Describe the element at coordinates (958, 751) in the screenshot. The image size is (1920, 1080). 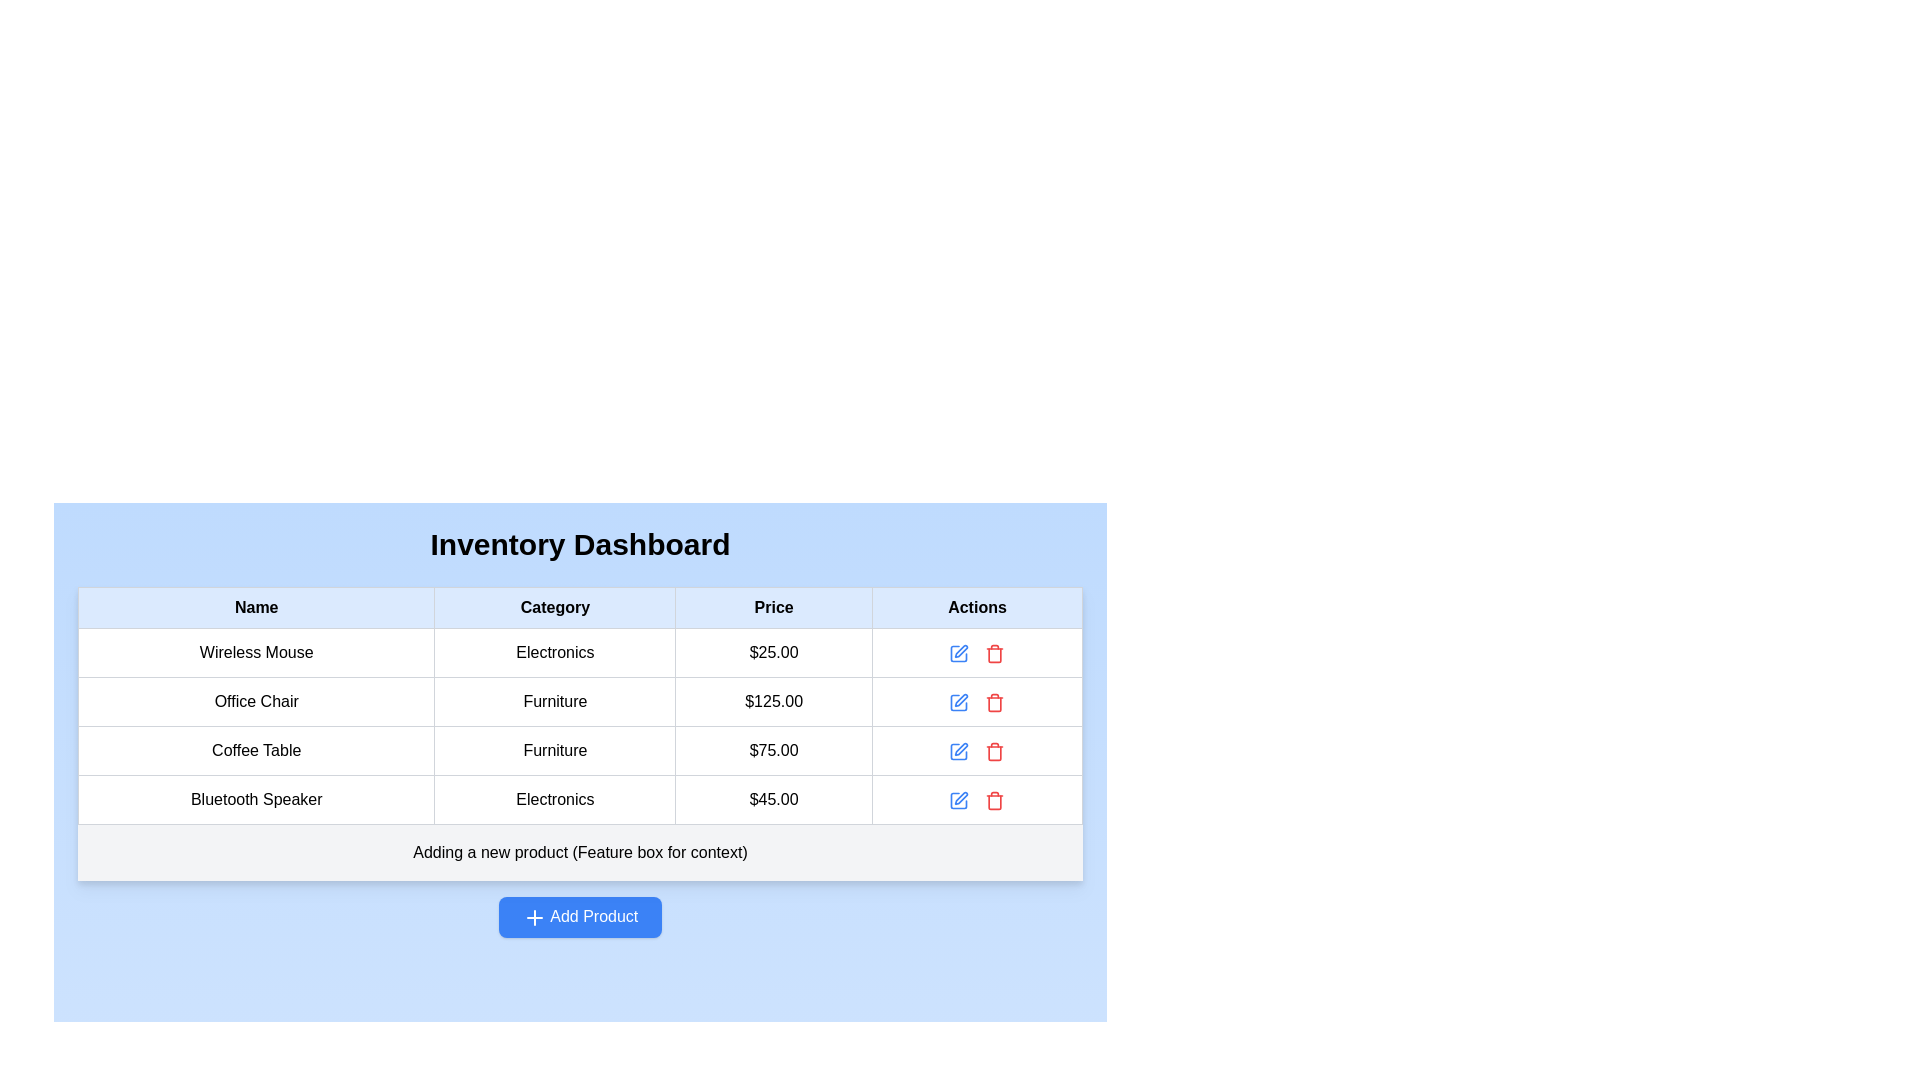
I see `the edit button located in the 'Actions' column of the third row in the table to initiate editing` at that location.